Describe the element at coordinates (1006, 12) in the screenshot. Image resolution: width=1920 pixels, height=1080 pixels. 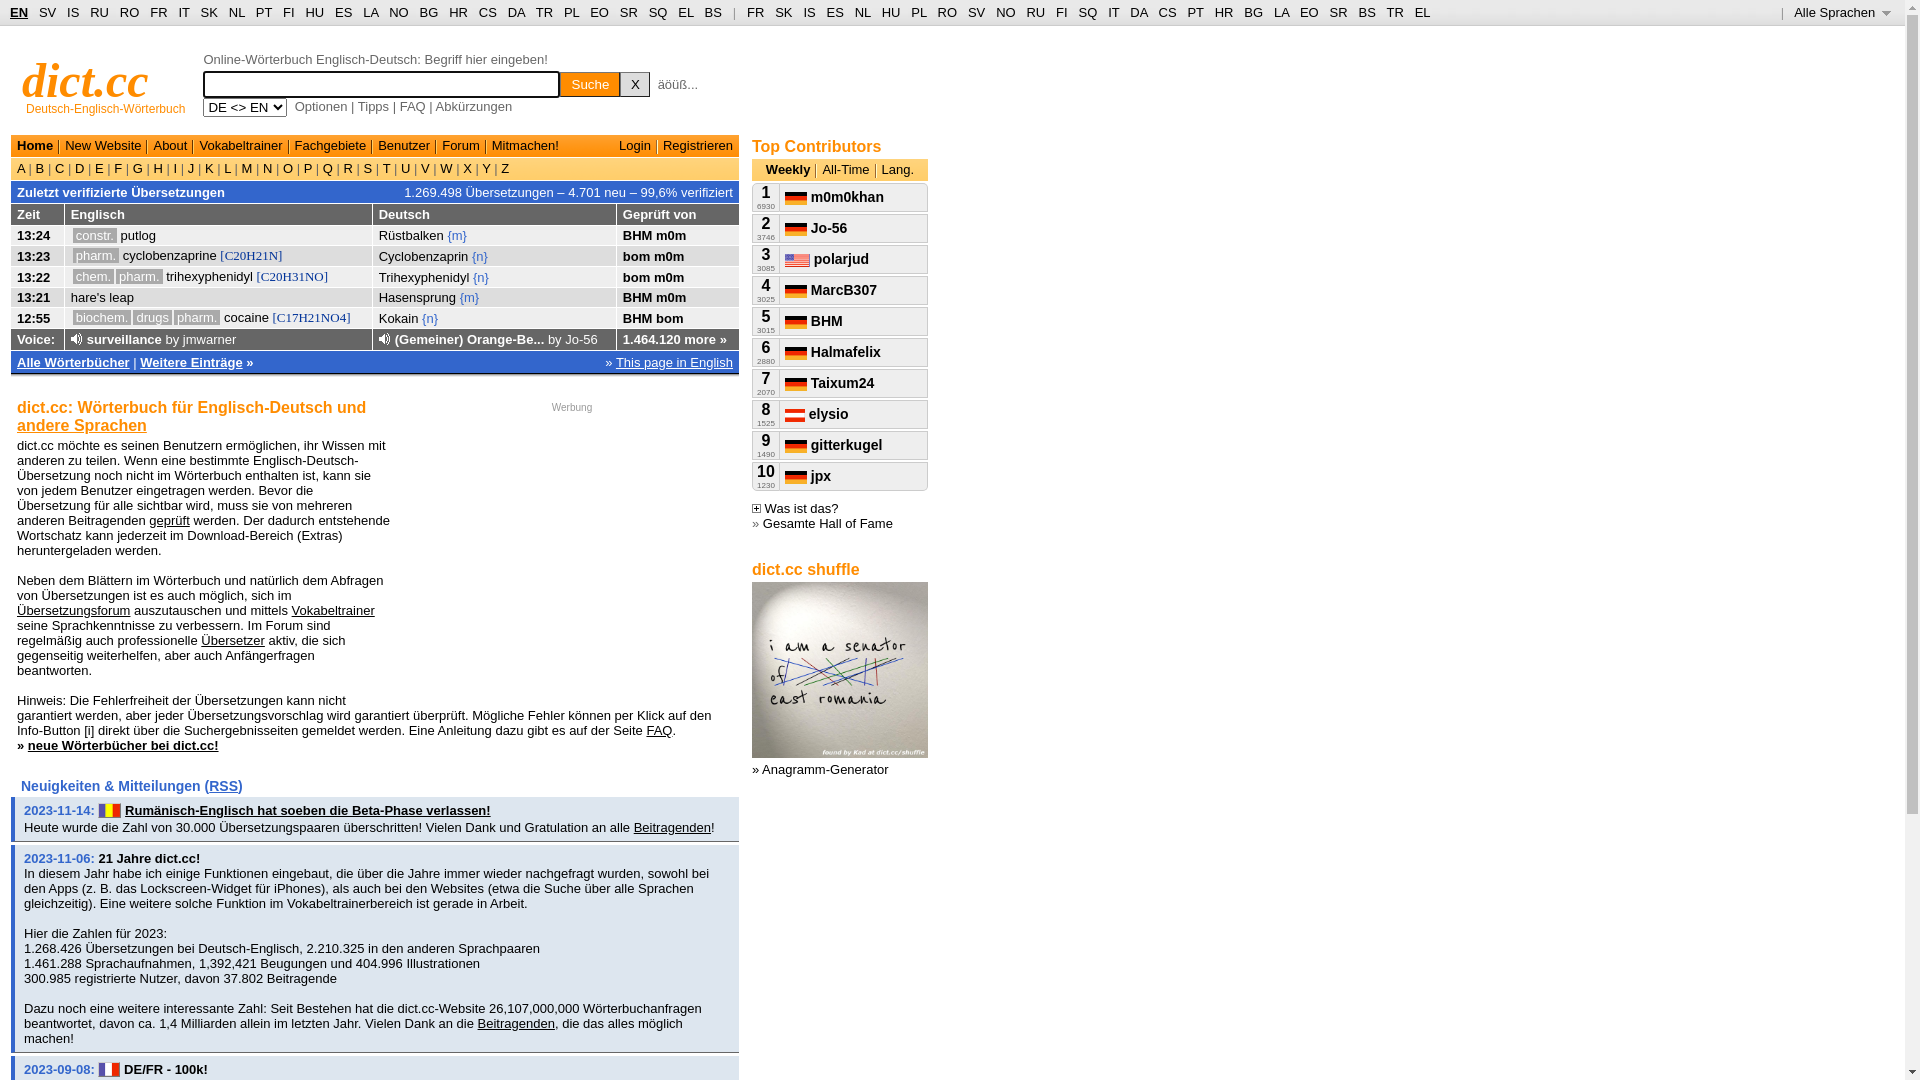
I see `'NO'` at that location.